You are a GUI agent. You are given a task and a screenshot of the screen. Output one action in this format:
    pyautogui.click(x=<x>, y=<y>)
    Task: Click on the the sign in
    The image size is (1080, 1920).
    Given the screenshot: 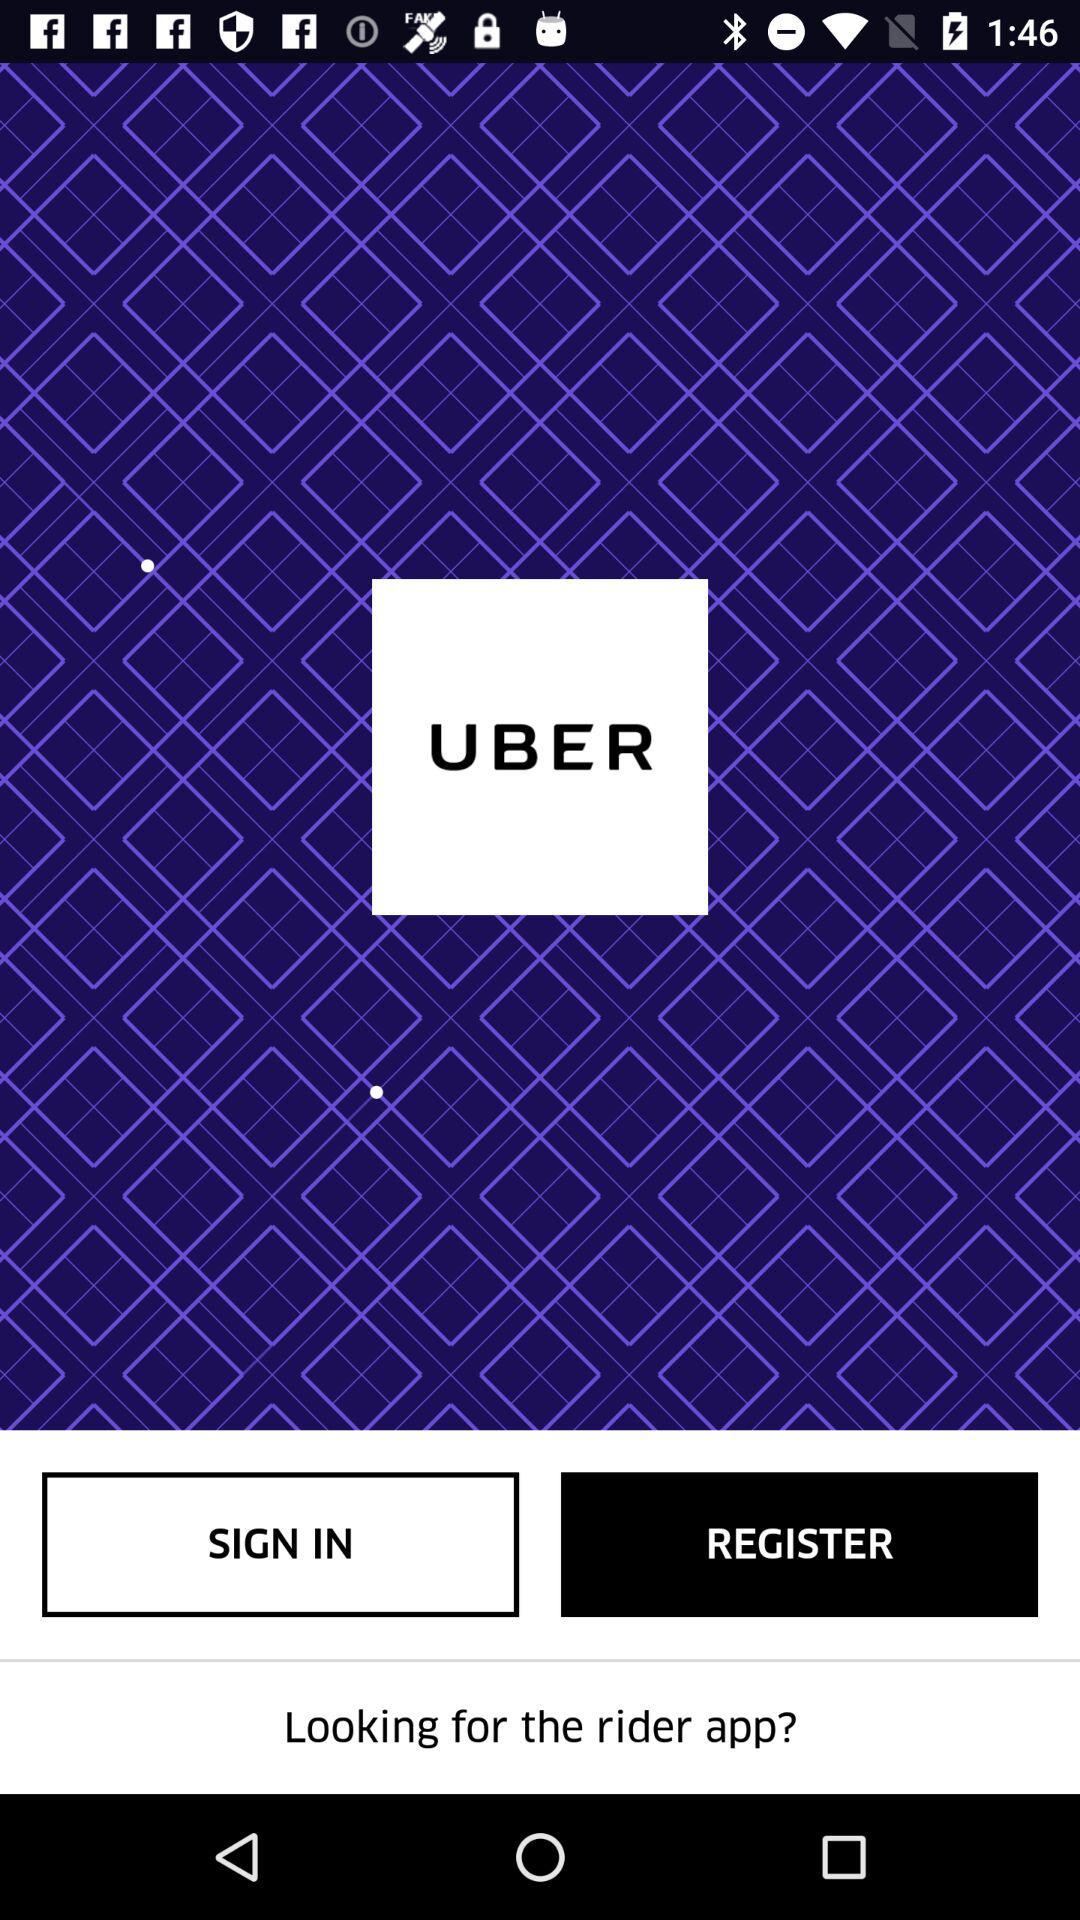 What is the action you would take?
    pyautogui.click(x=280, y=1543)
    